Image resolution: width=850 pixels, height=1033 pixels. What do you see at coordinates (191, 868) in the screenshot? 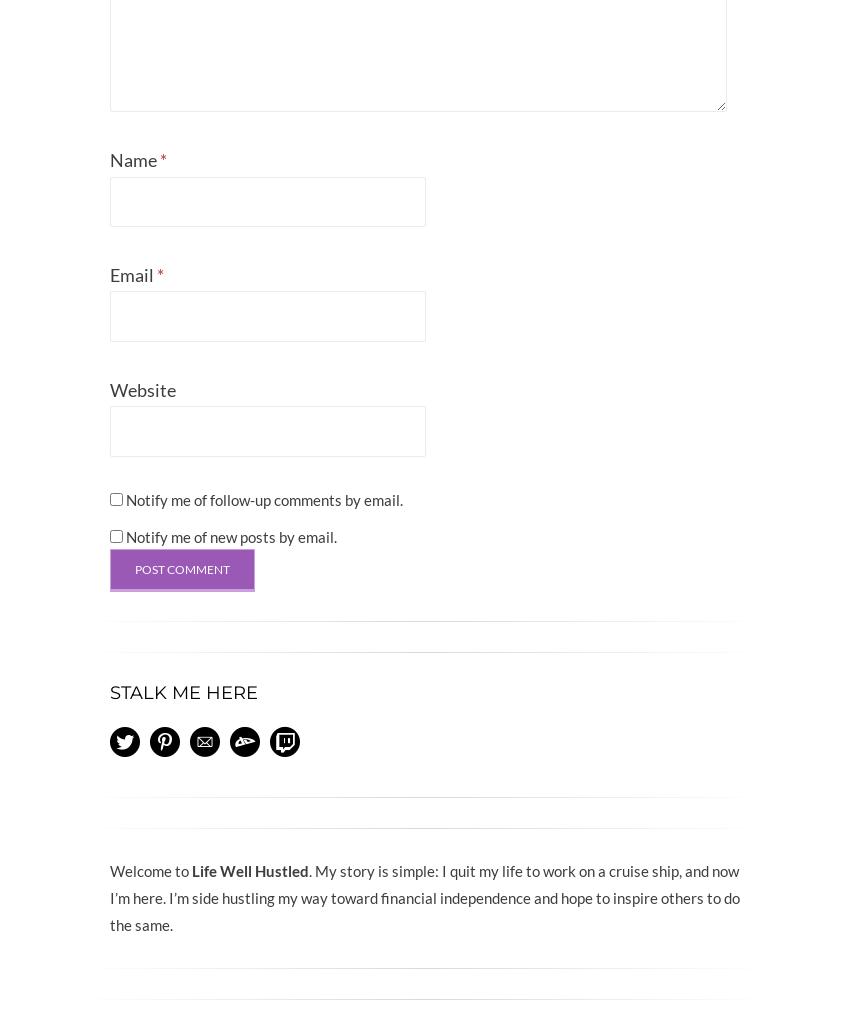
I see `'Life Well Hustled'` at bounding box center [191, 868].